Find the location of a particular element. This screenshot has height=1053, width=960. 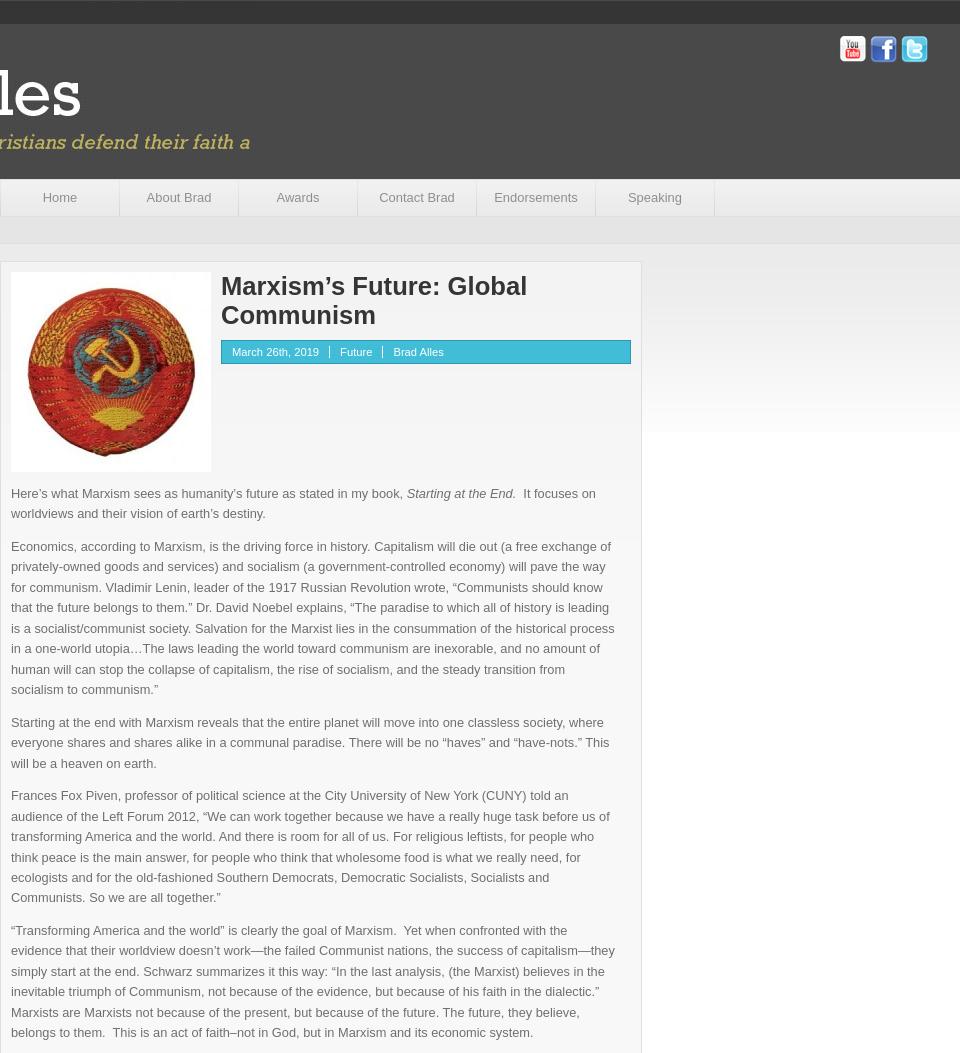

'Home' is located at coordinates (58, 197).